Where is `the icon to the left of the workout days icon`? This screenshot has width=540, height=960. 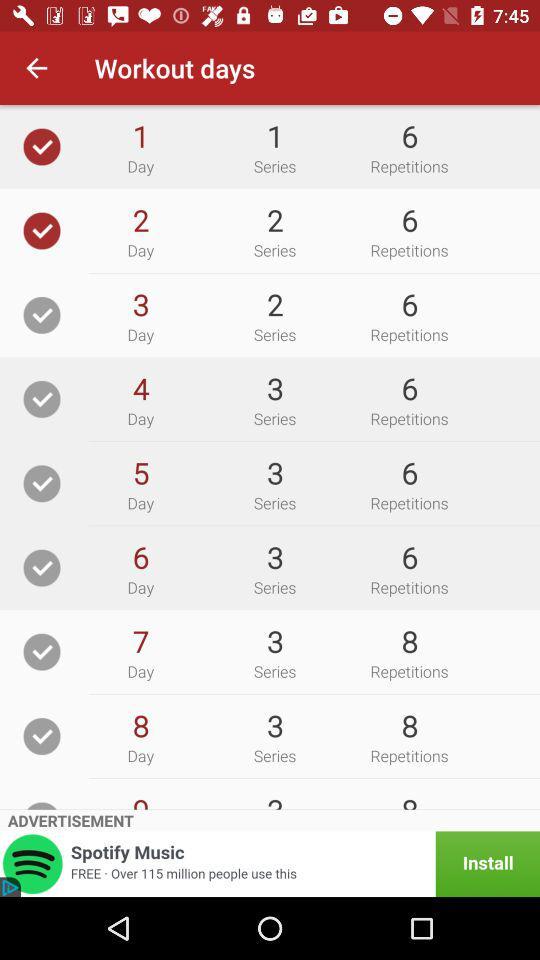 the icon to the left of the workout days icon is located at coordinates (36, 68).